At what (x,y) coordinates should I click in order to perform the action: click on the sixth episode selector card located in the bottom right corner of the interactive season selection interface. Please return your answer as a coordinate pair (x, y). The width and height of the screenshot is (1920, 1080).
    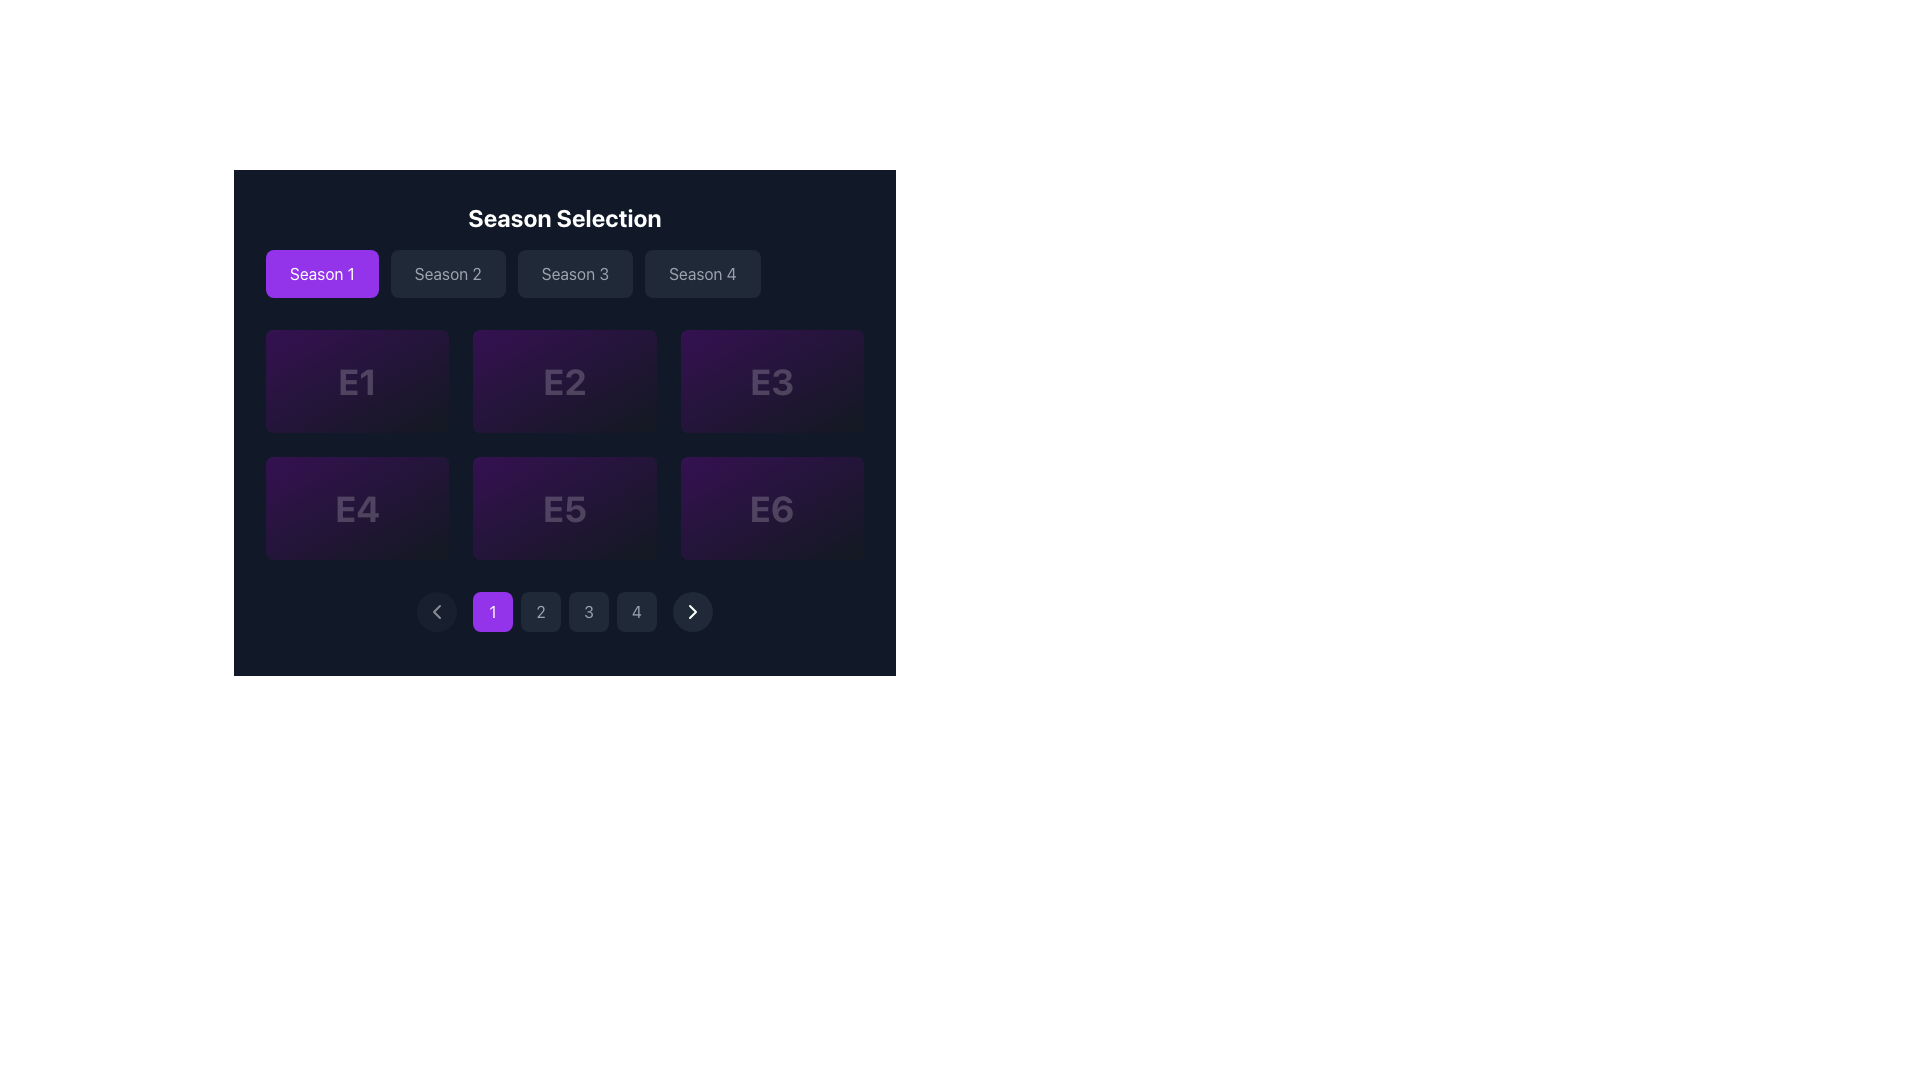
    Looking at the image, I should click on (771, 507).